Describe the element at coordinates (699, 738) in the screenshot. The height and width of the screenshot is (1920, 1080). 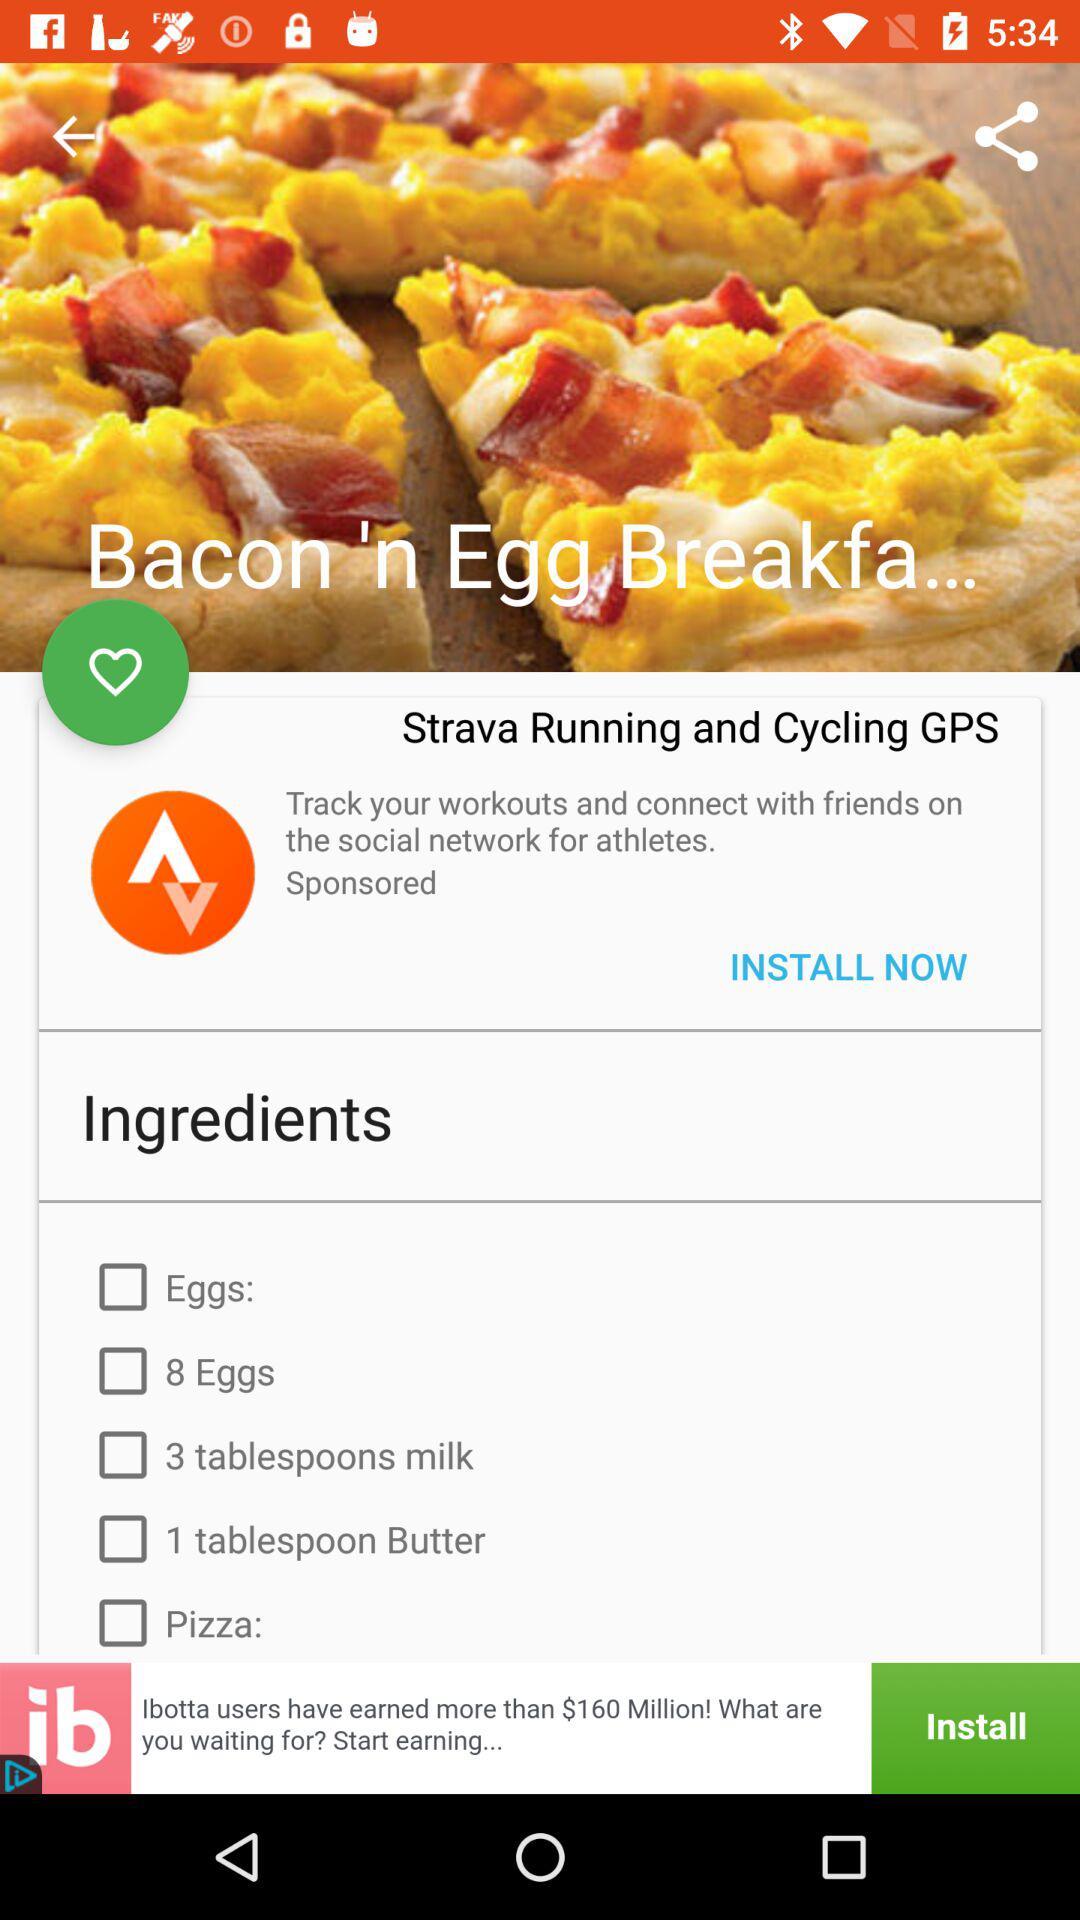
I see `the strava running and item` at that location.